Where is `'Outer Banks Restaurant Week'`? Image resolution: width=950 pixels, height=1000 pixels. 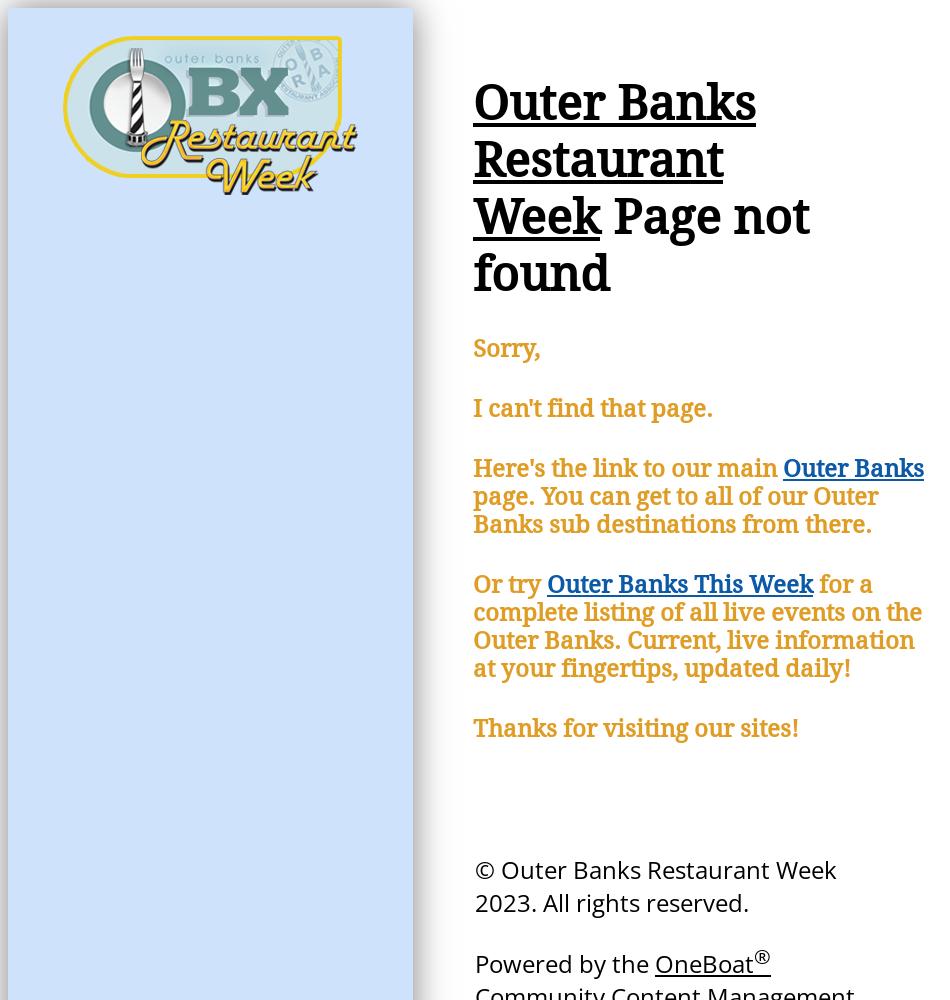
'Outer Banks Restaurant Week' is located at coordinates (472, 160).